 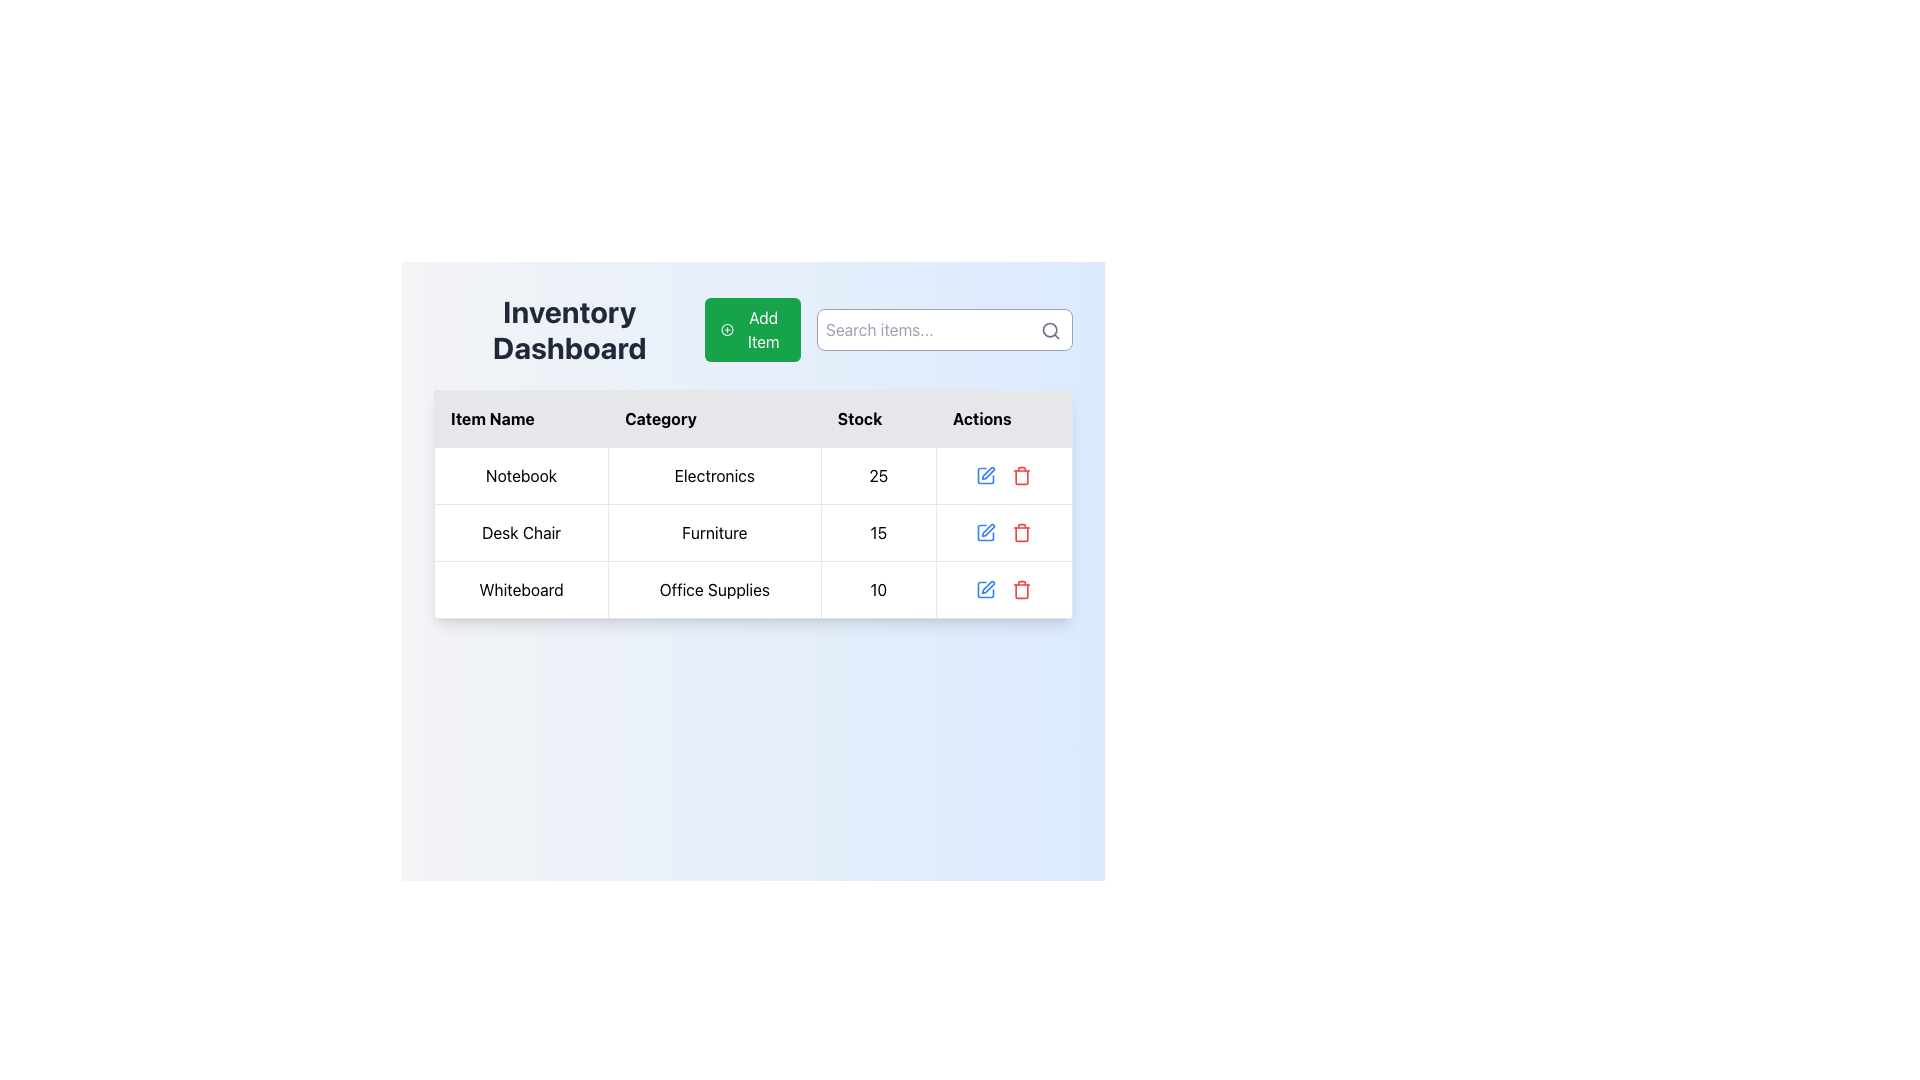 I want to click on the trash bin icon located in the 'Actions' column of the 'Whiteboard' row, which represents a delete action, so click(x=1022, y=477).